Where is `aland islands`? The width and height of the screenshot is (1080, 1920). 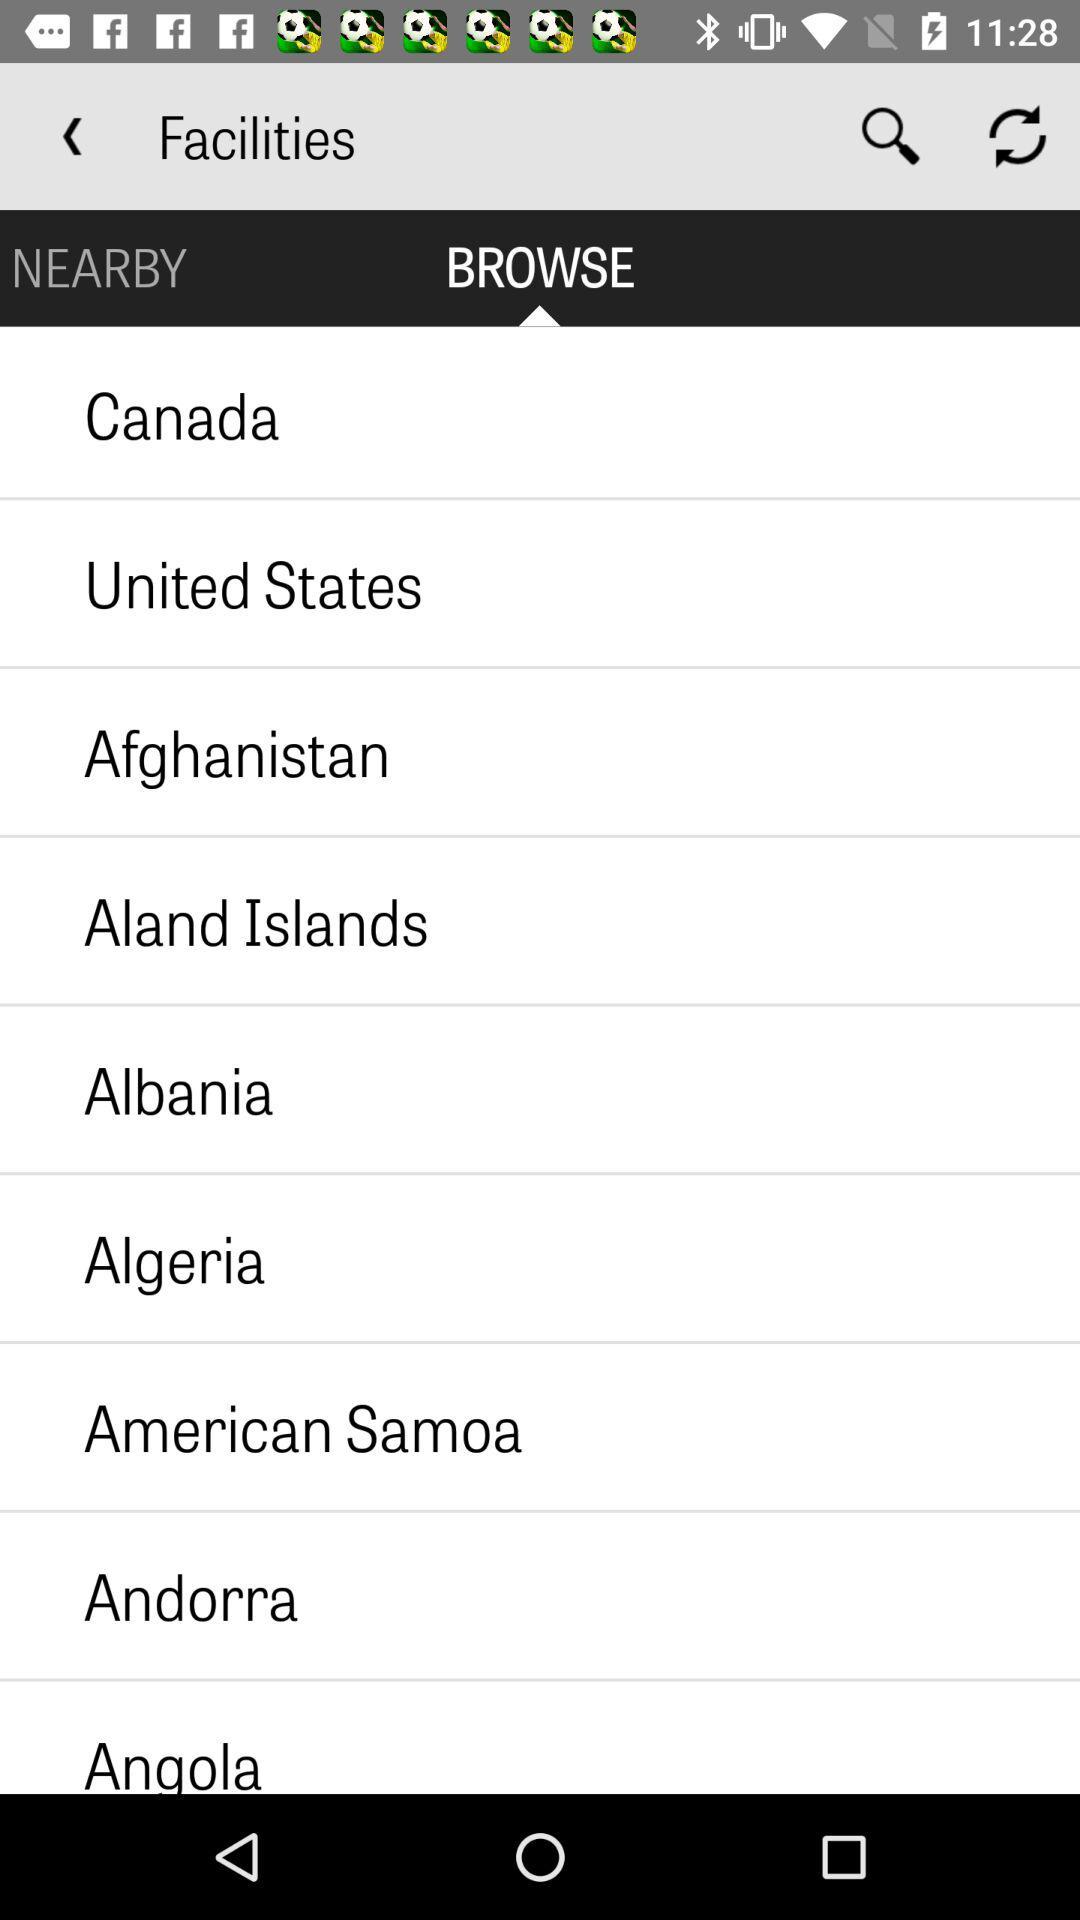 aland islands is located at coordinates (214, 919).